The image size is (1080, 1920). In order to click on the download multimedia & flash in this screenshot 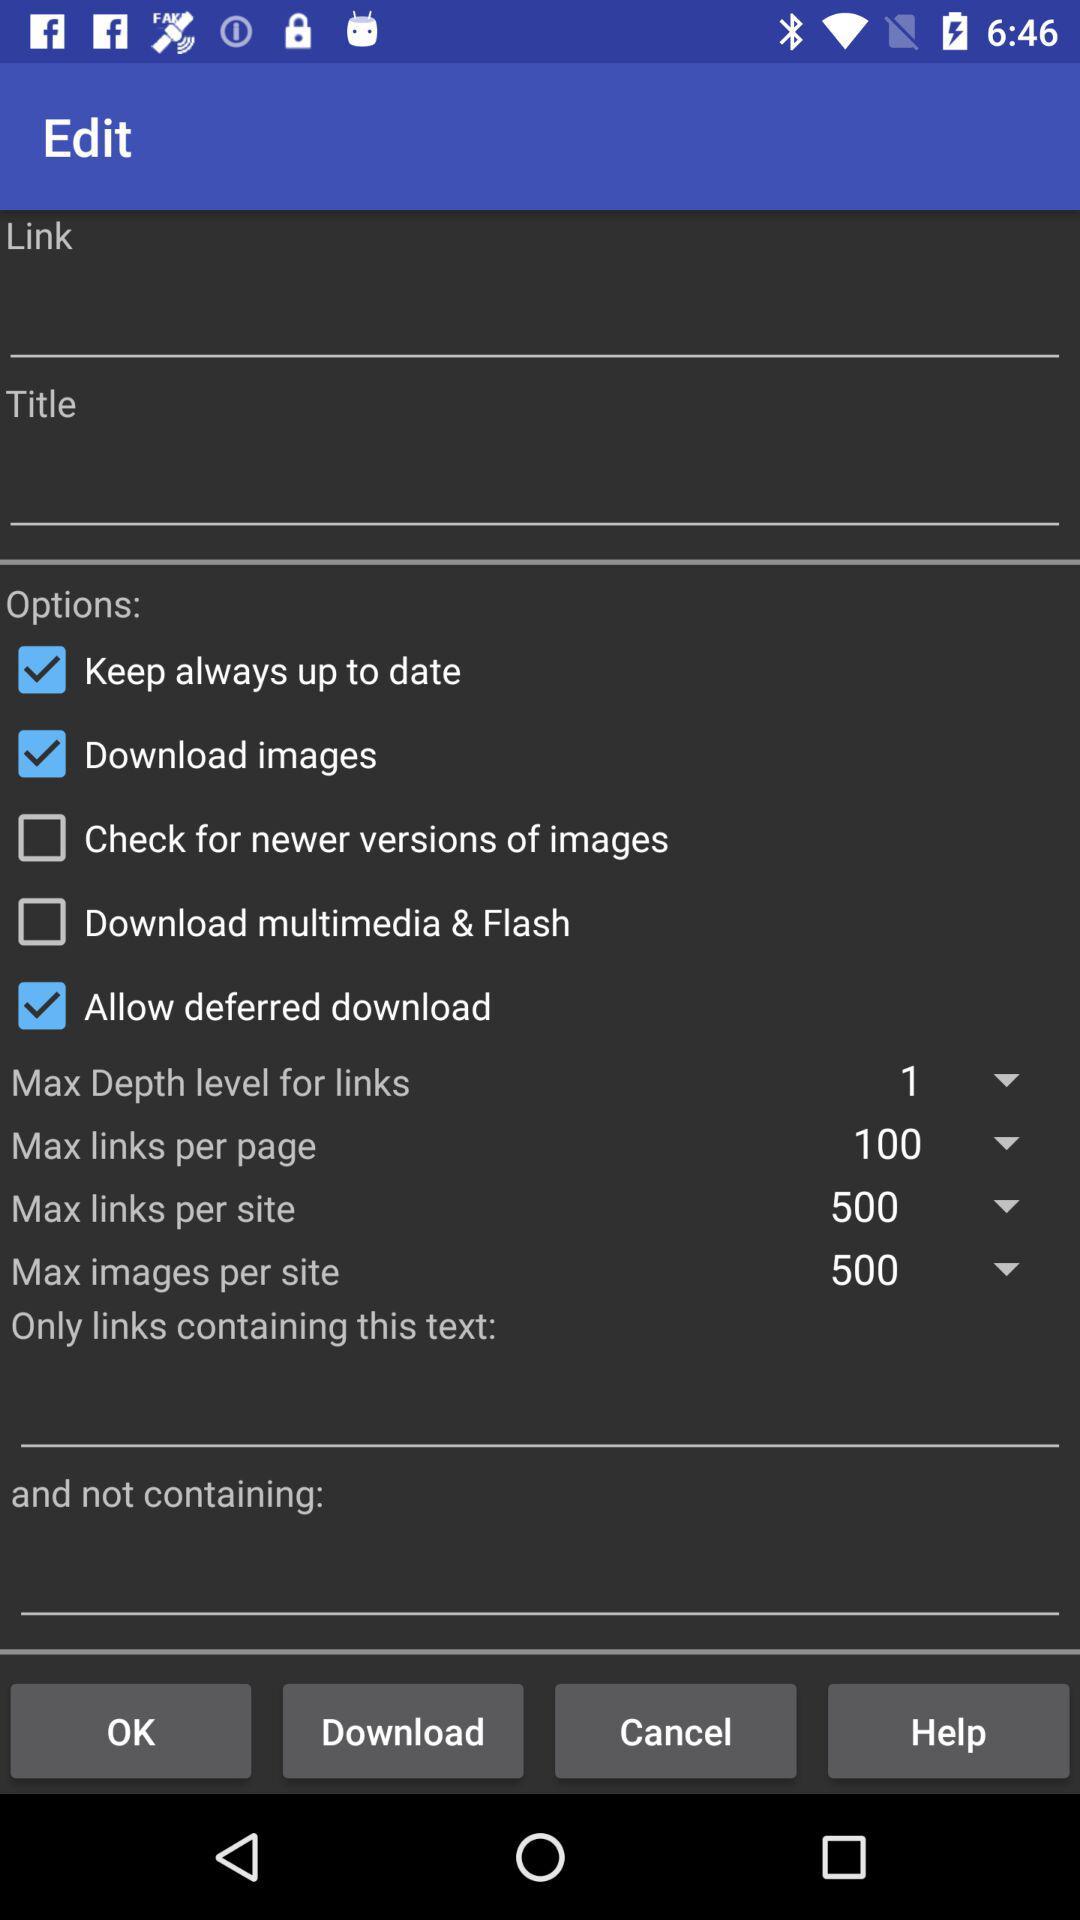, I will do `click(540, 920)`.